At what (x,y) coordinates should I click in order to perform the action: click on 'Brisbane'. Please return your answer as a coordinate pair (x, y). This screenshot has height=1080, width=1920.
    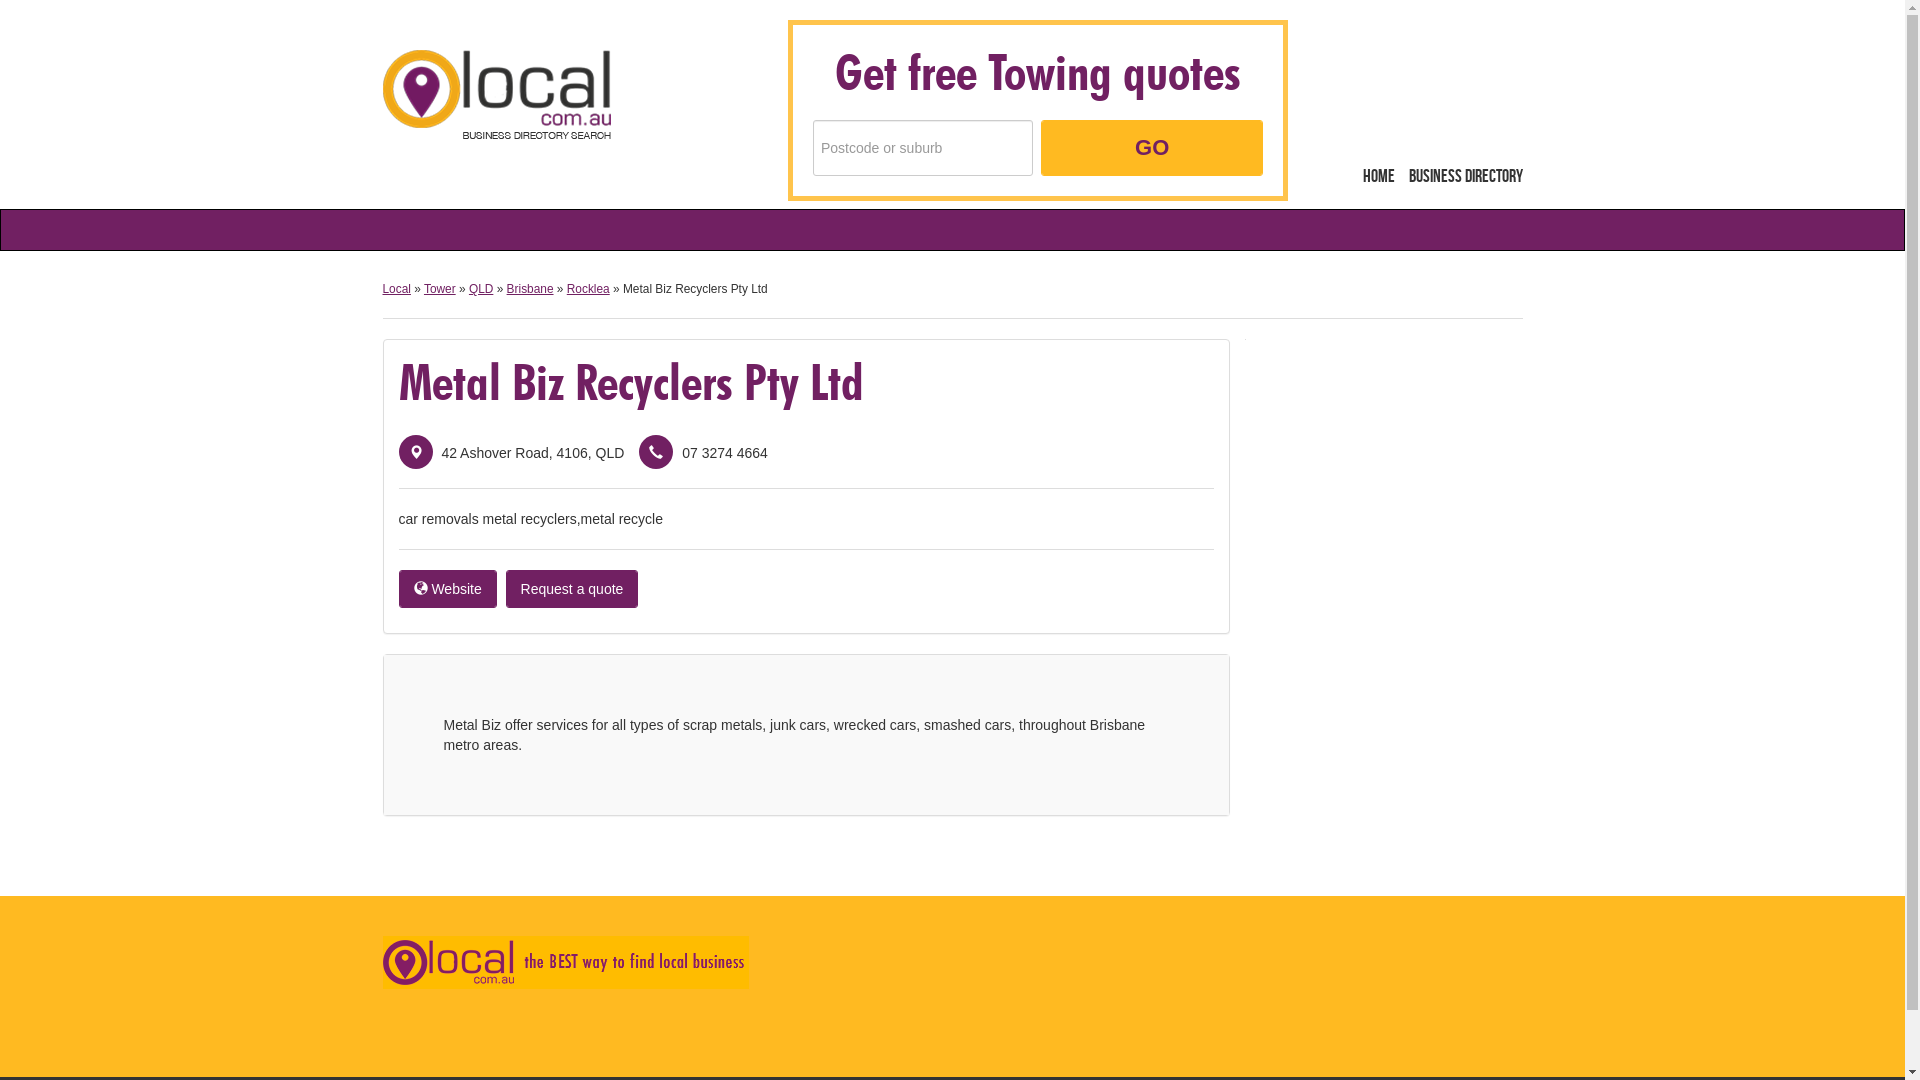
    Looking at the image, I should click on (507, 289).